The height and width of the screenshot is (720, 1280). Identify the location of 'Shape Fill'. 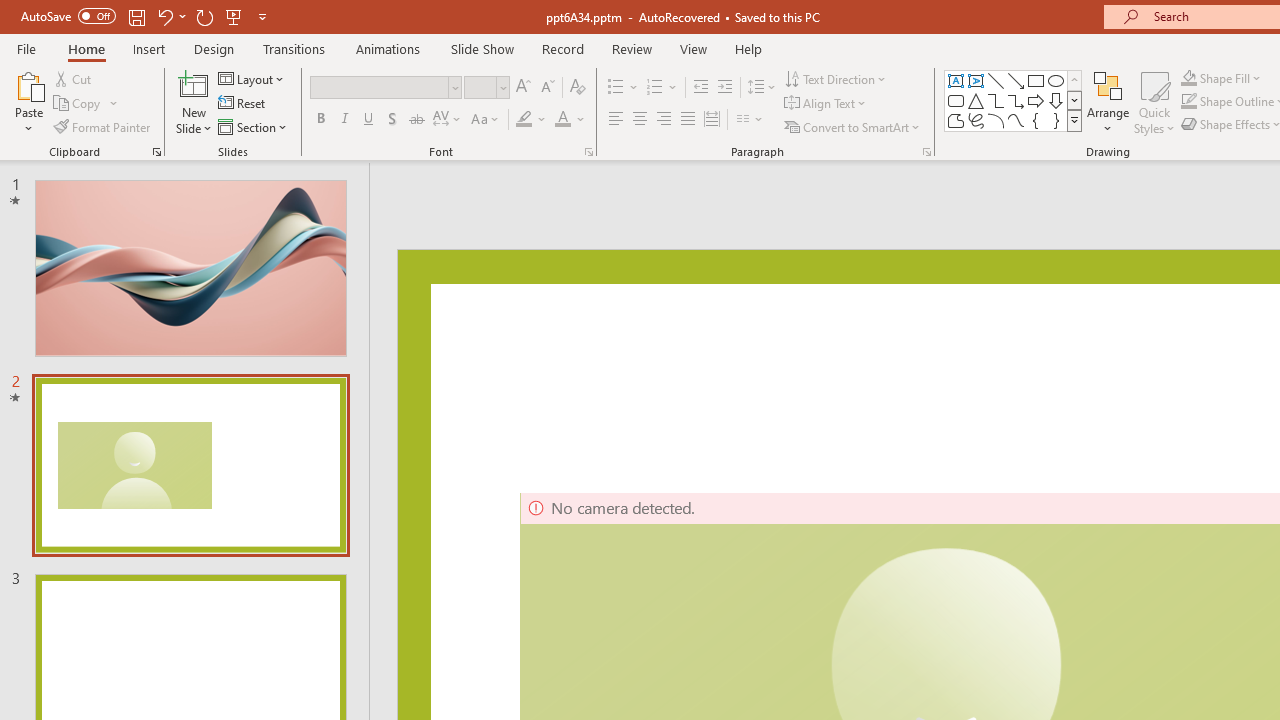
(1189, 77).